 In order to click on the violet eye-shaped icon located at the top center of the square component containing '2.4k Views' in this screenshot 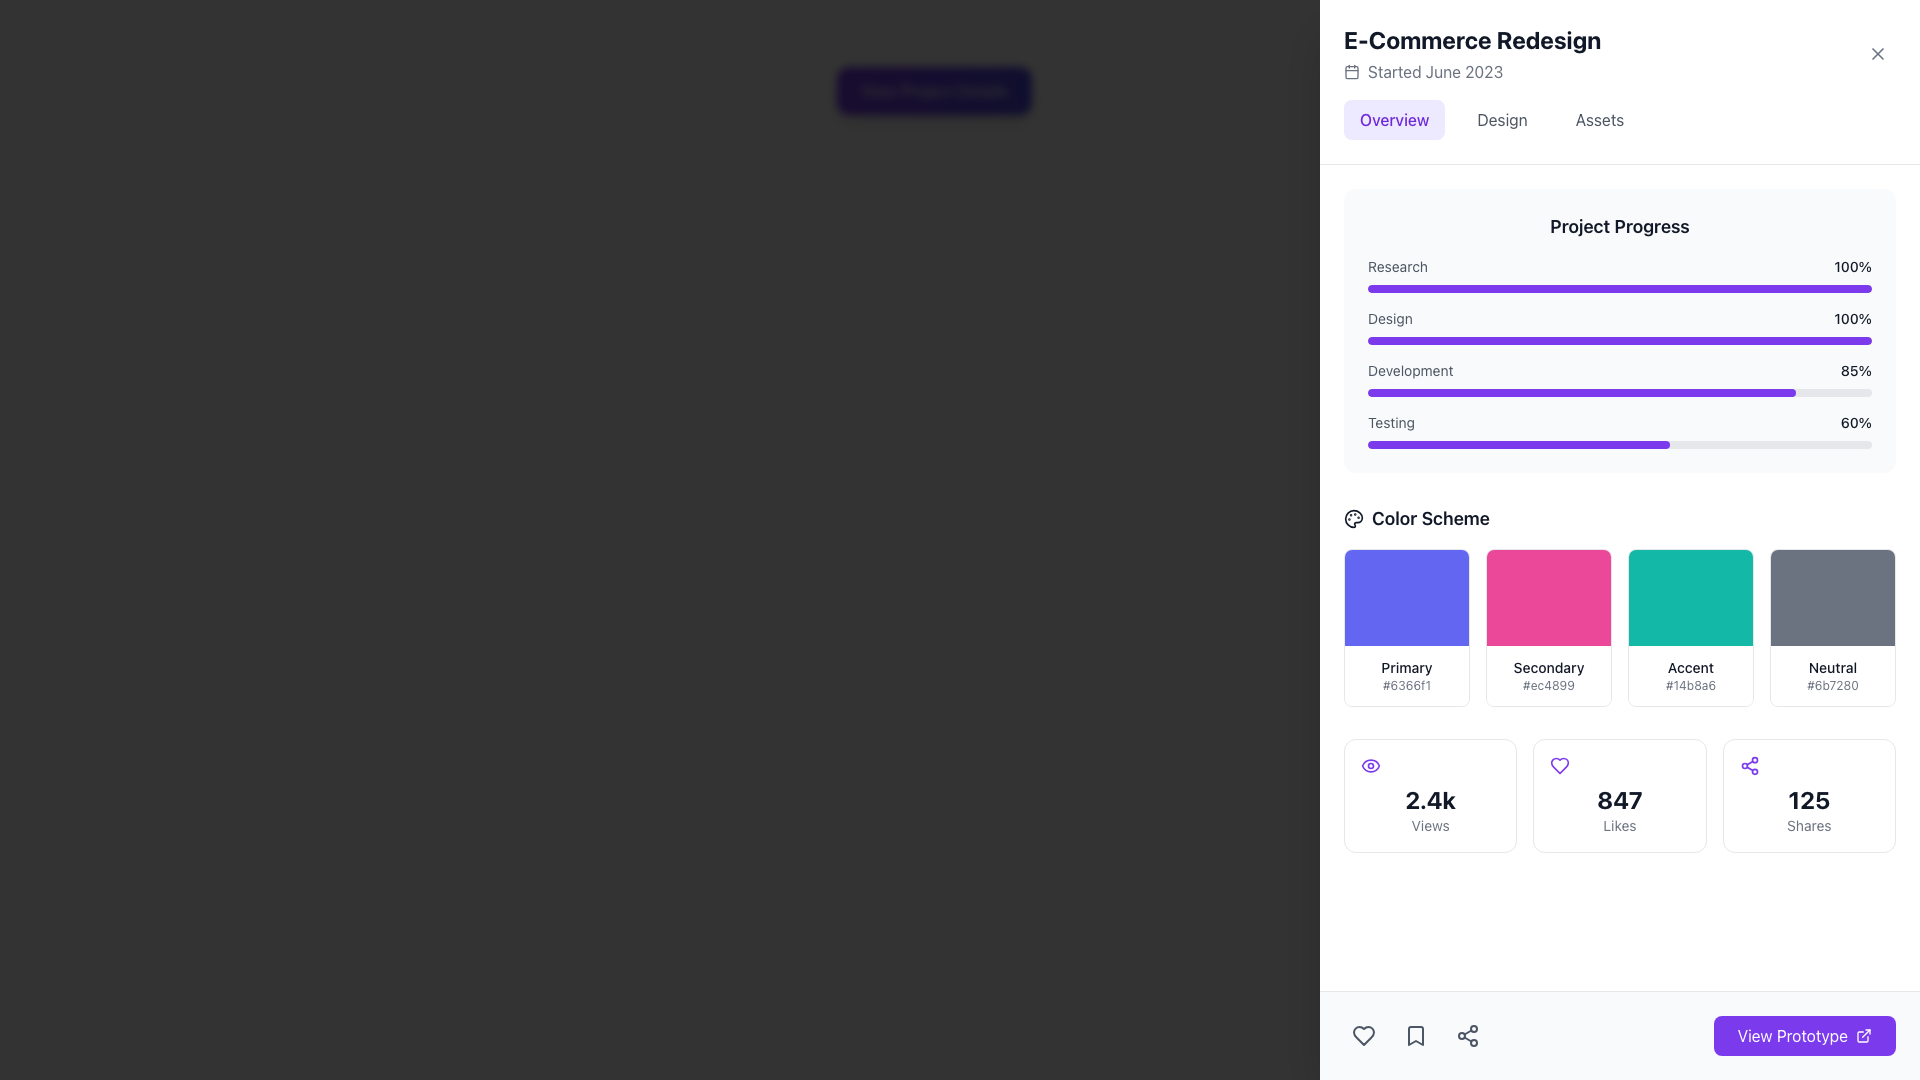, I will do `click(1370, 765)`.